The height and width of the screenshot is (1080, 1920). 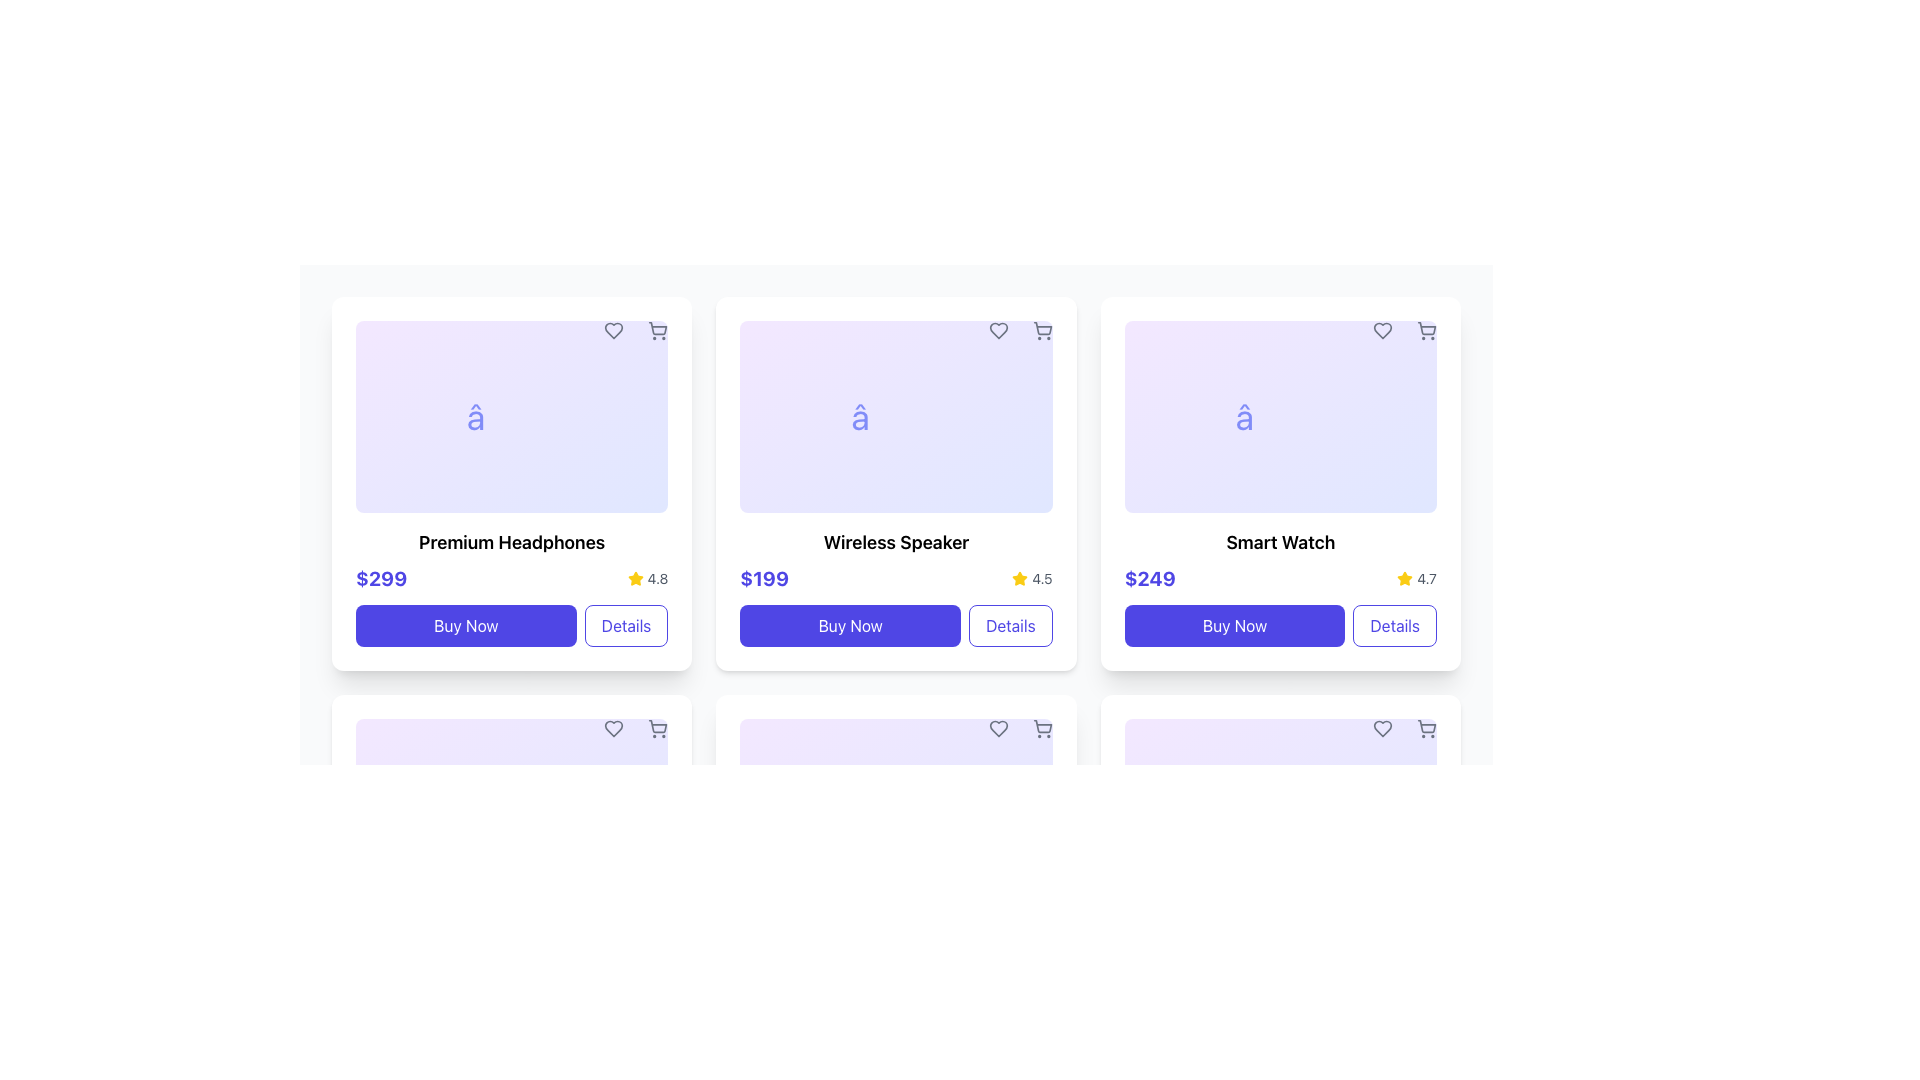 What do you see at coordinates (625, 624) in the screenshot?
I see `the button that allows users` at bounding box center [625, 624].